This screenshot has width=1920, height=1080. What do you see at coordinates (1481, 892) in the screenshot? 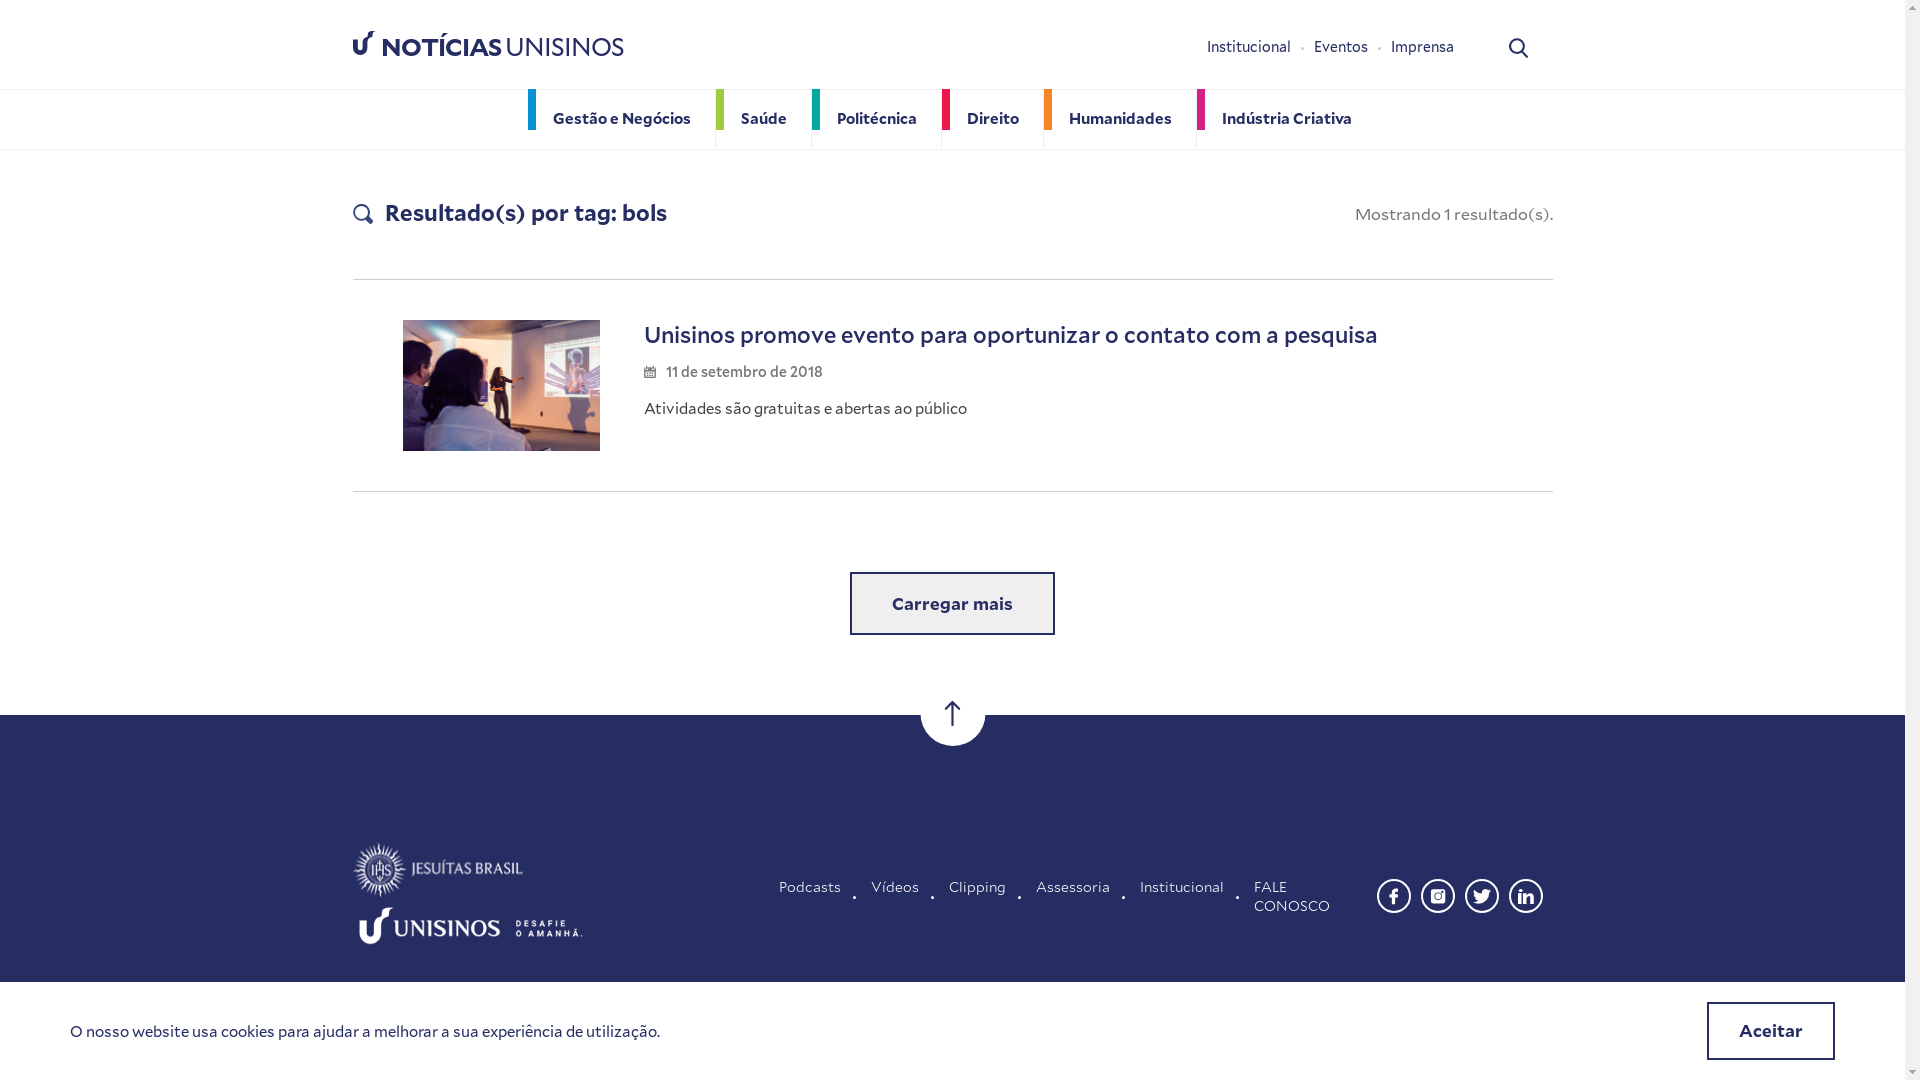
I see `'twitter'` at bounding box center [1481, 892].